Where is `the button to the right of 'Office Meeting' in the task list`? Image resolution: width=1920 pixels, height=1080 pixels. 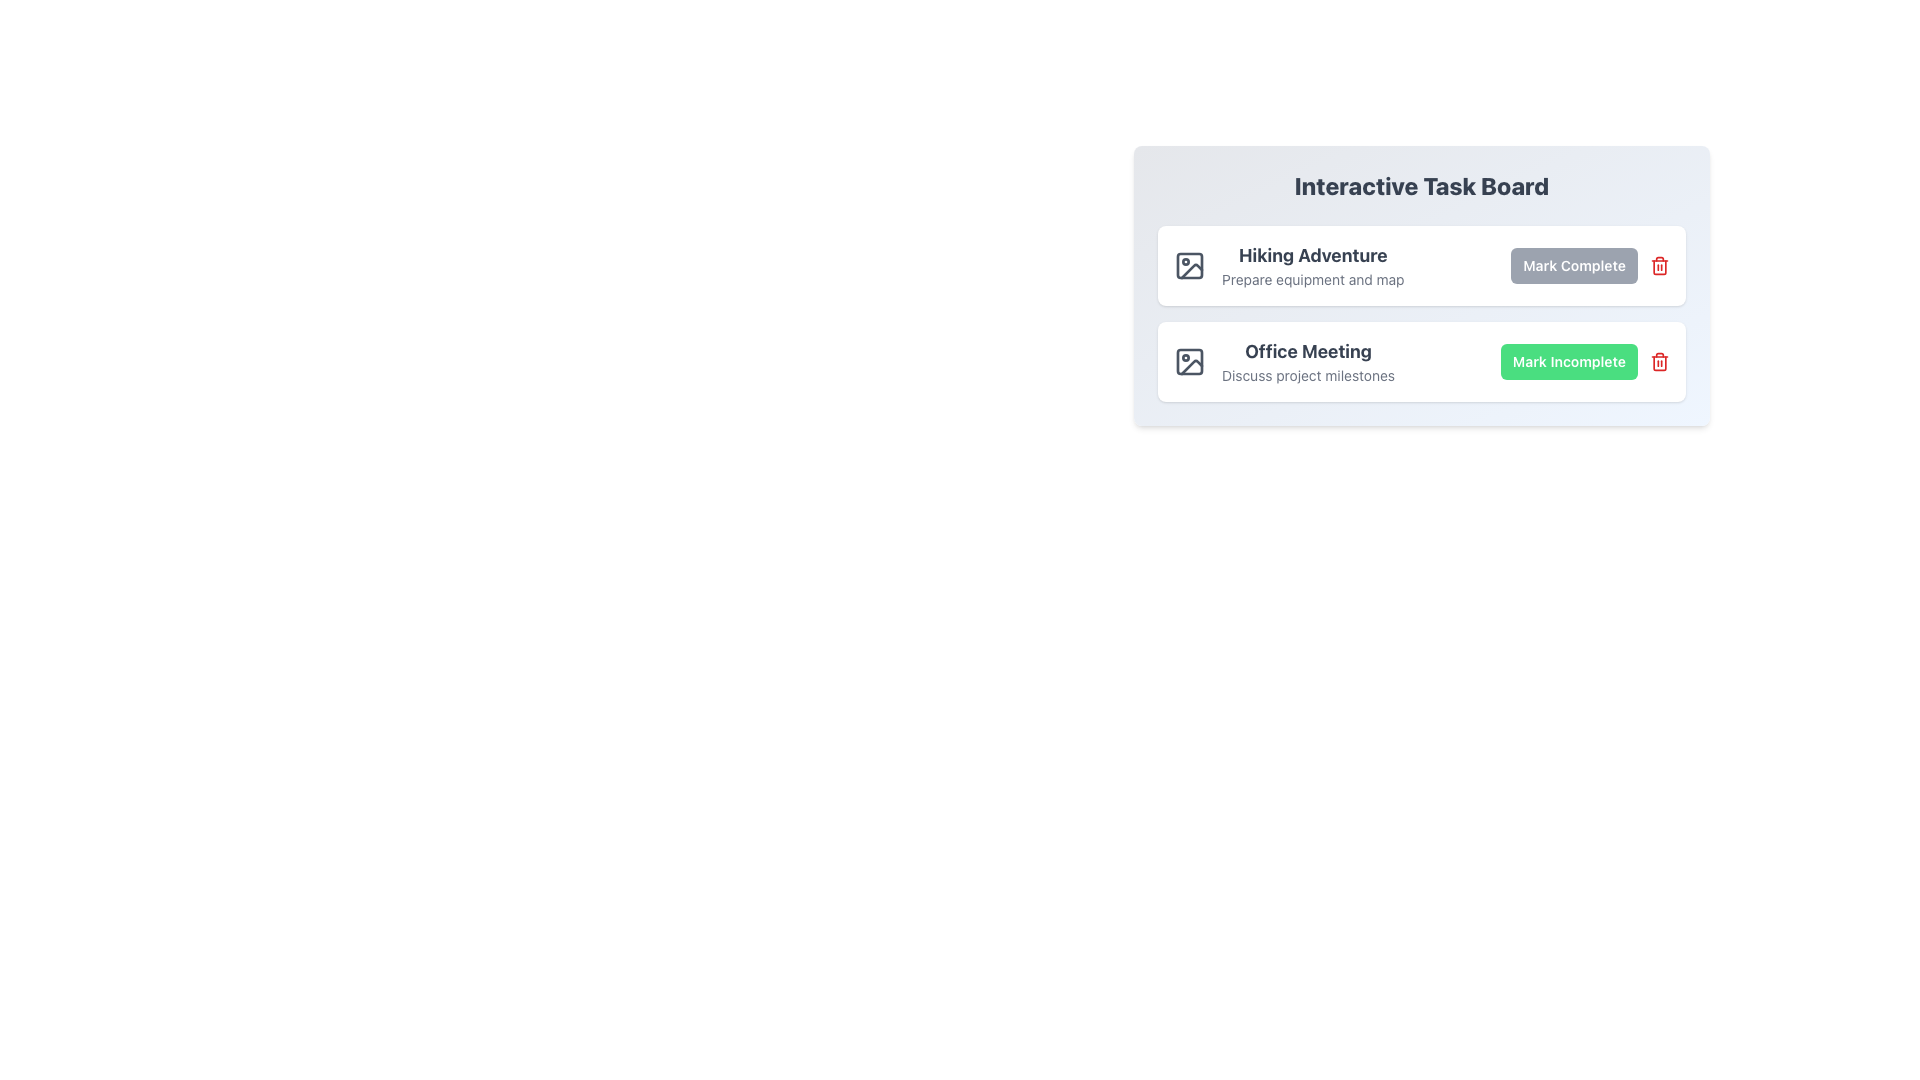 the button to the right of 'Office Meeting' in the task list is located at coordinates (1584, 362).